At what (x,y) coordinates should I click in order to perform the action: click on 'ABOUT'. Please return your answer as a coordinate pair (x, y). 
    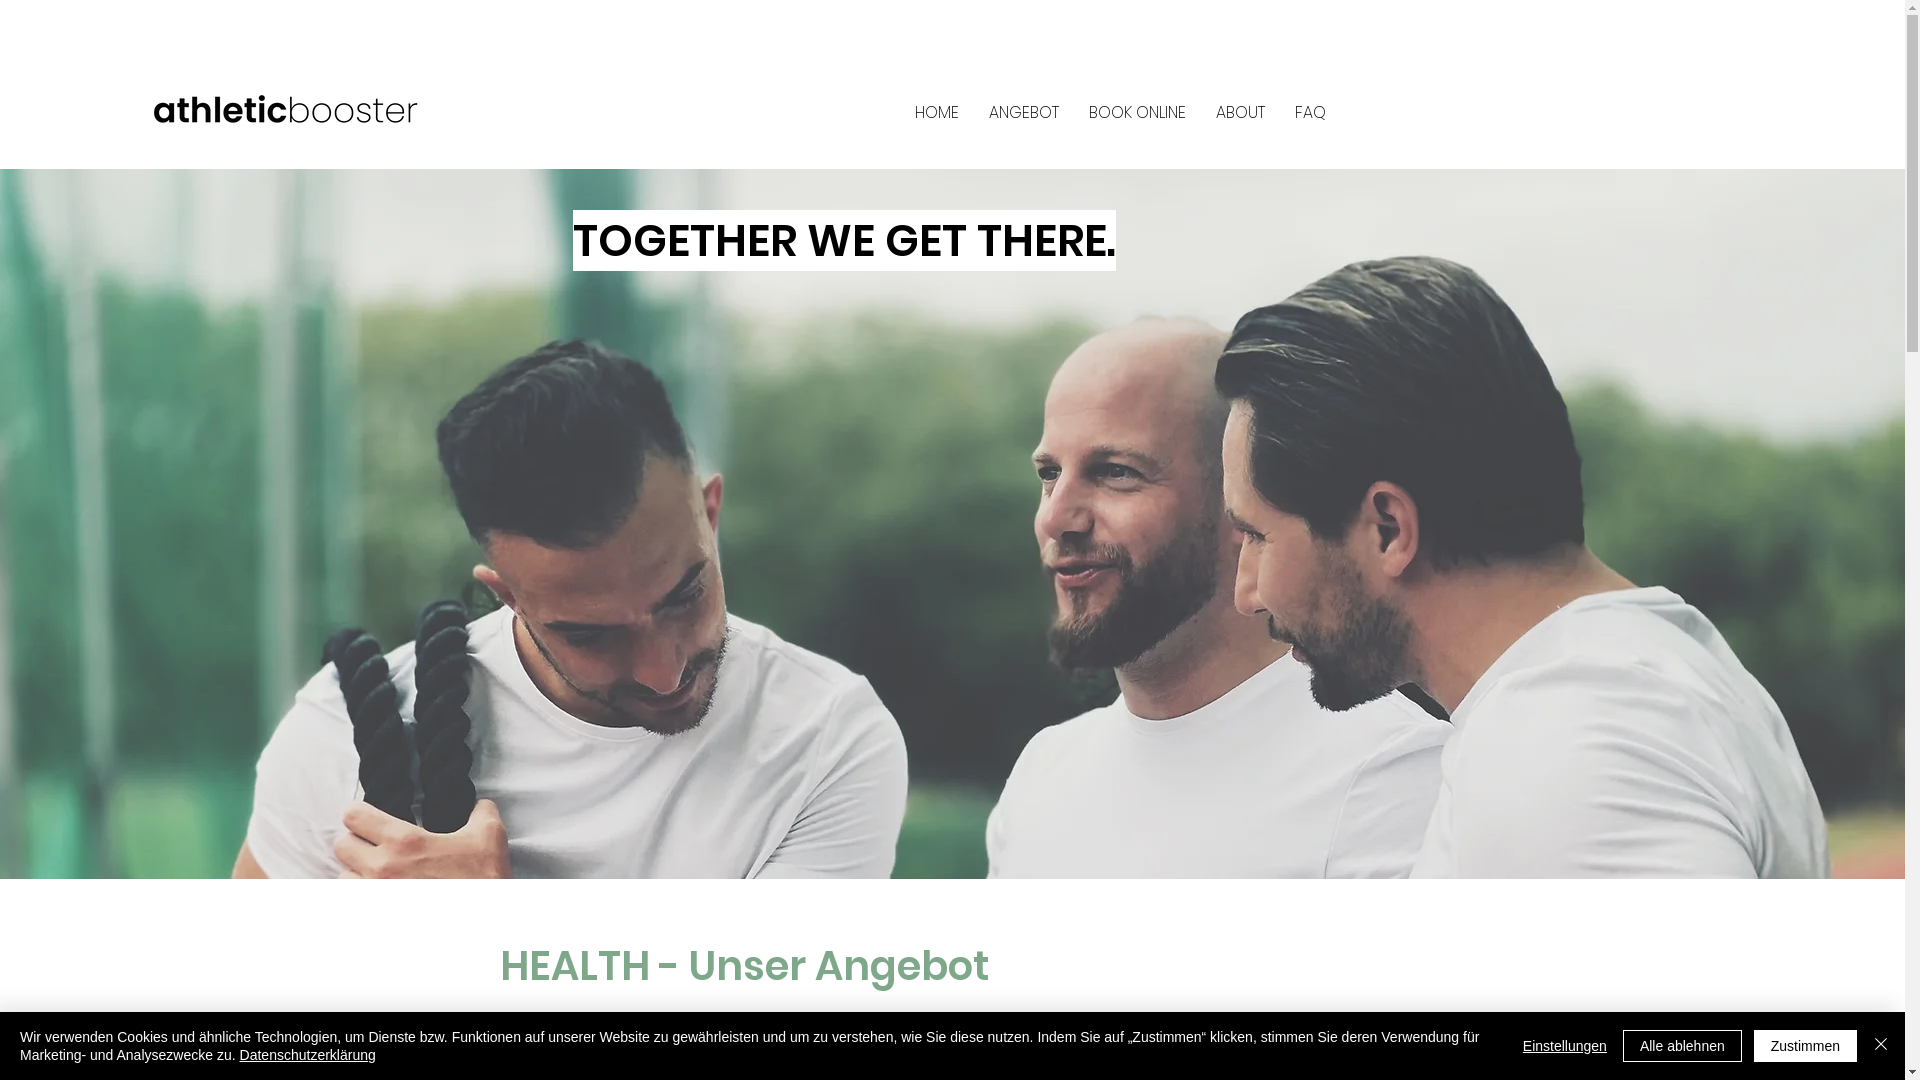
    Looking at the image, I should click on (1239, 112).